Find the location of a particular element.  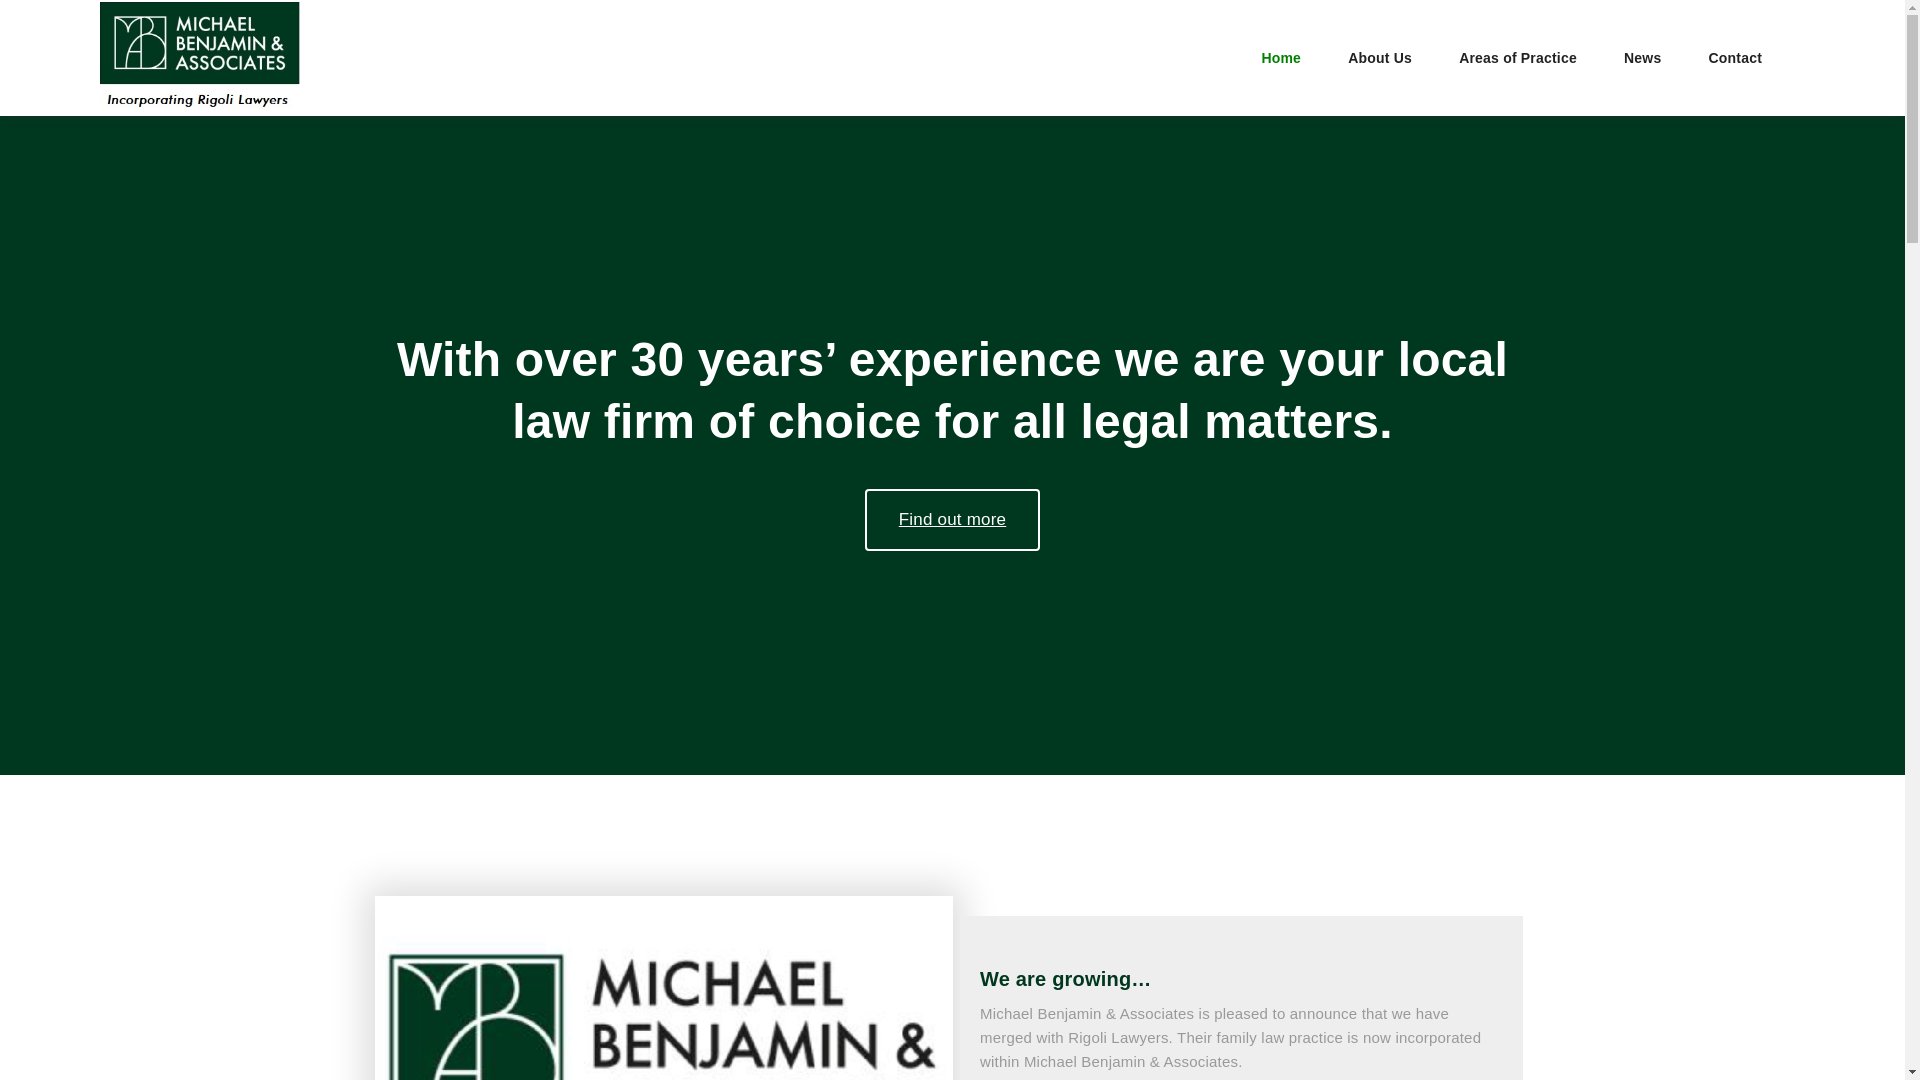

'News' is located at coordinates (1623, 57).